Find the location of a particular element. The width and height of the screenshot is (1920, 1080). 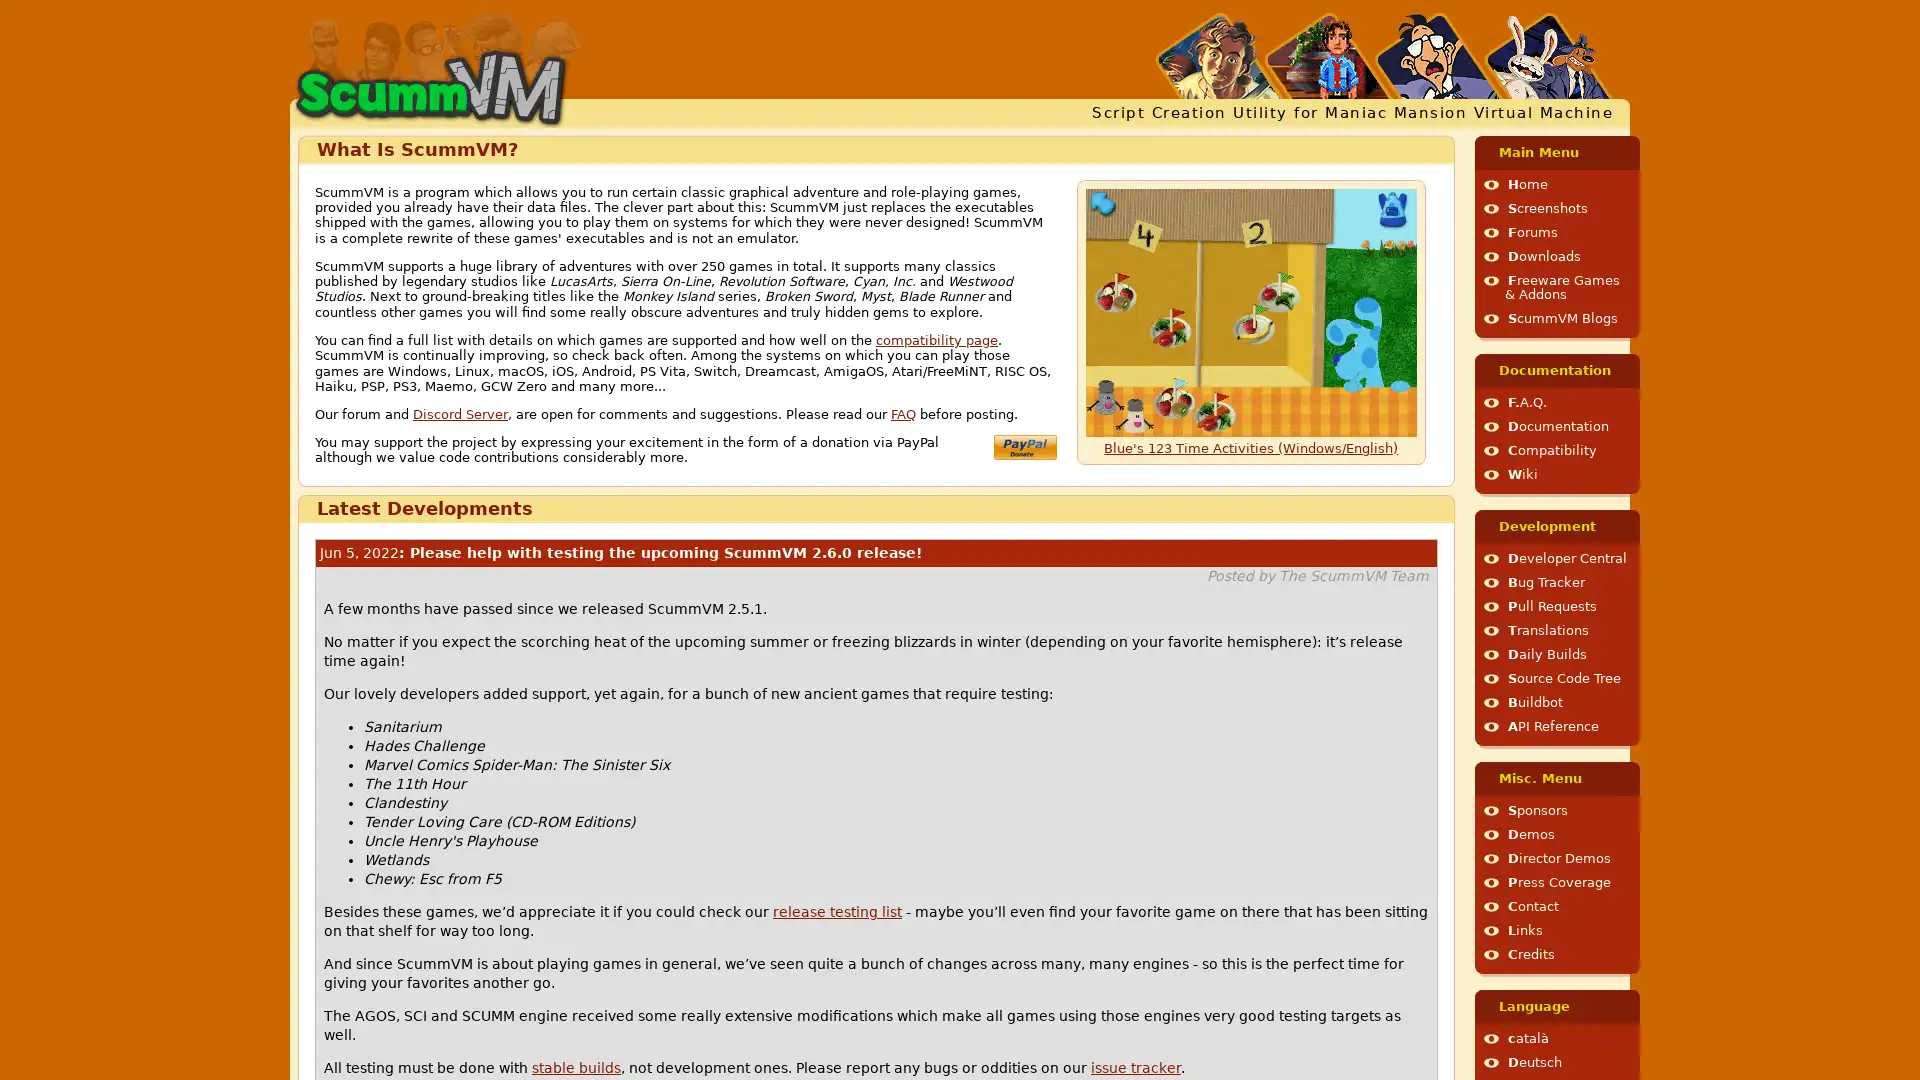

Support This Project is located at coordinates (1024, 445).